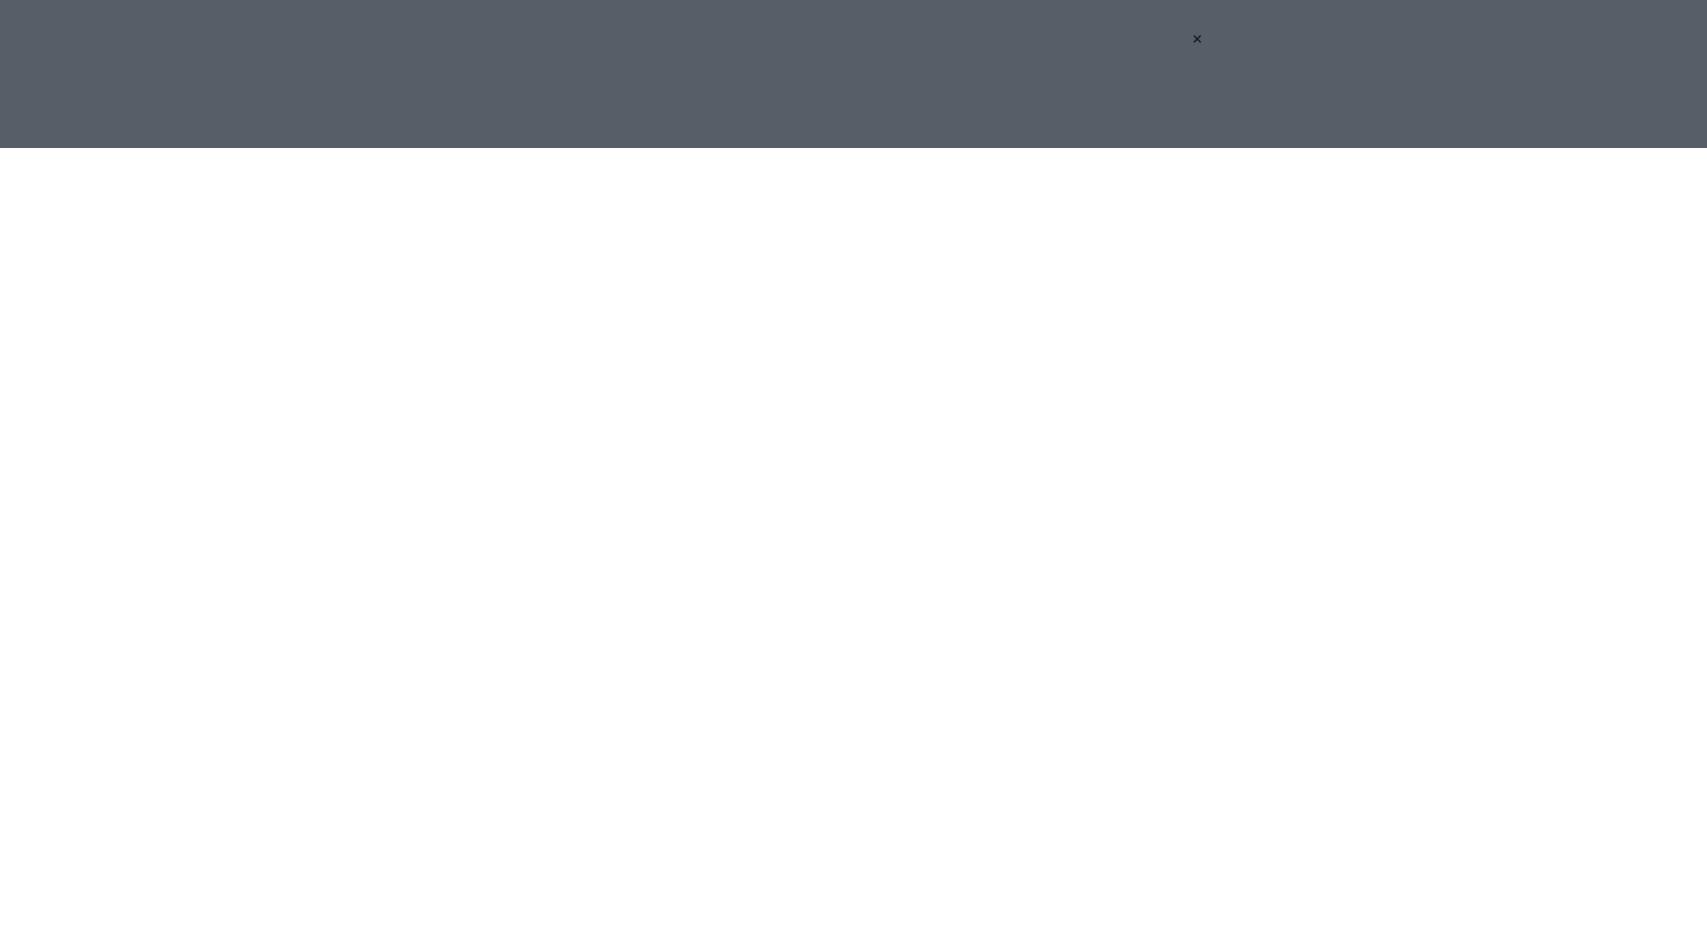 The height and width of the screenshot is (926, 1707). I want to click on 'On the weekend, Guardiola made history. Lifting the Carabao Cup for the fourth successive time, the Catalan manager readily emphasised, …', so click(839, 304).